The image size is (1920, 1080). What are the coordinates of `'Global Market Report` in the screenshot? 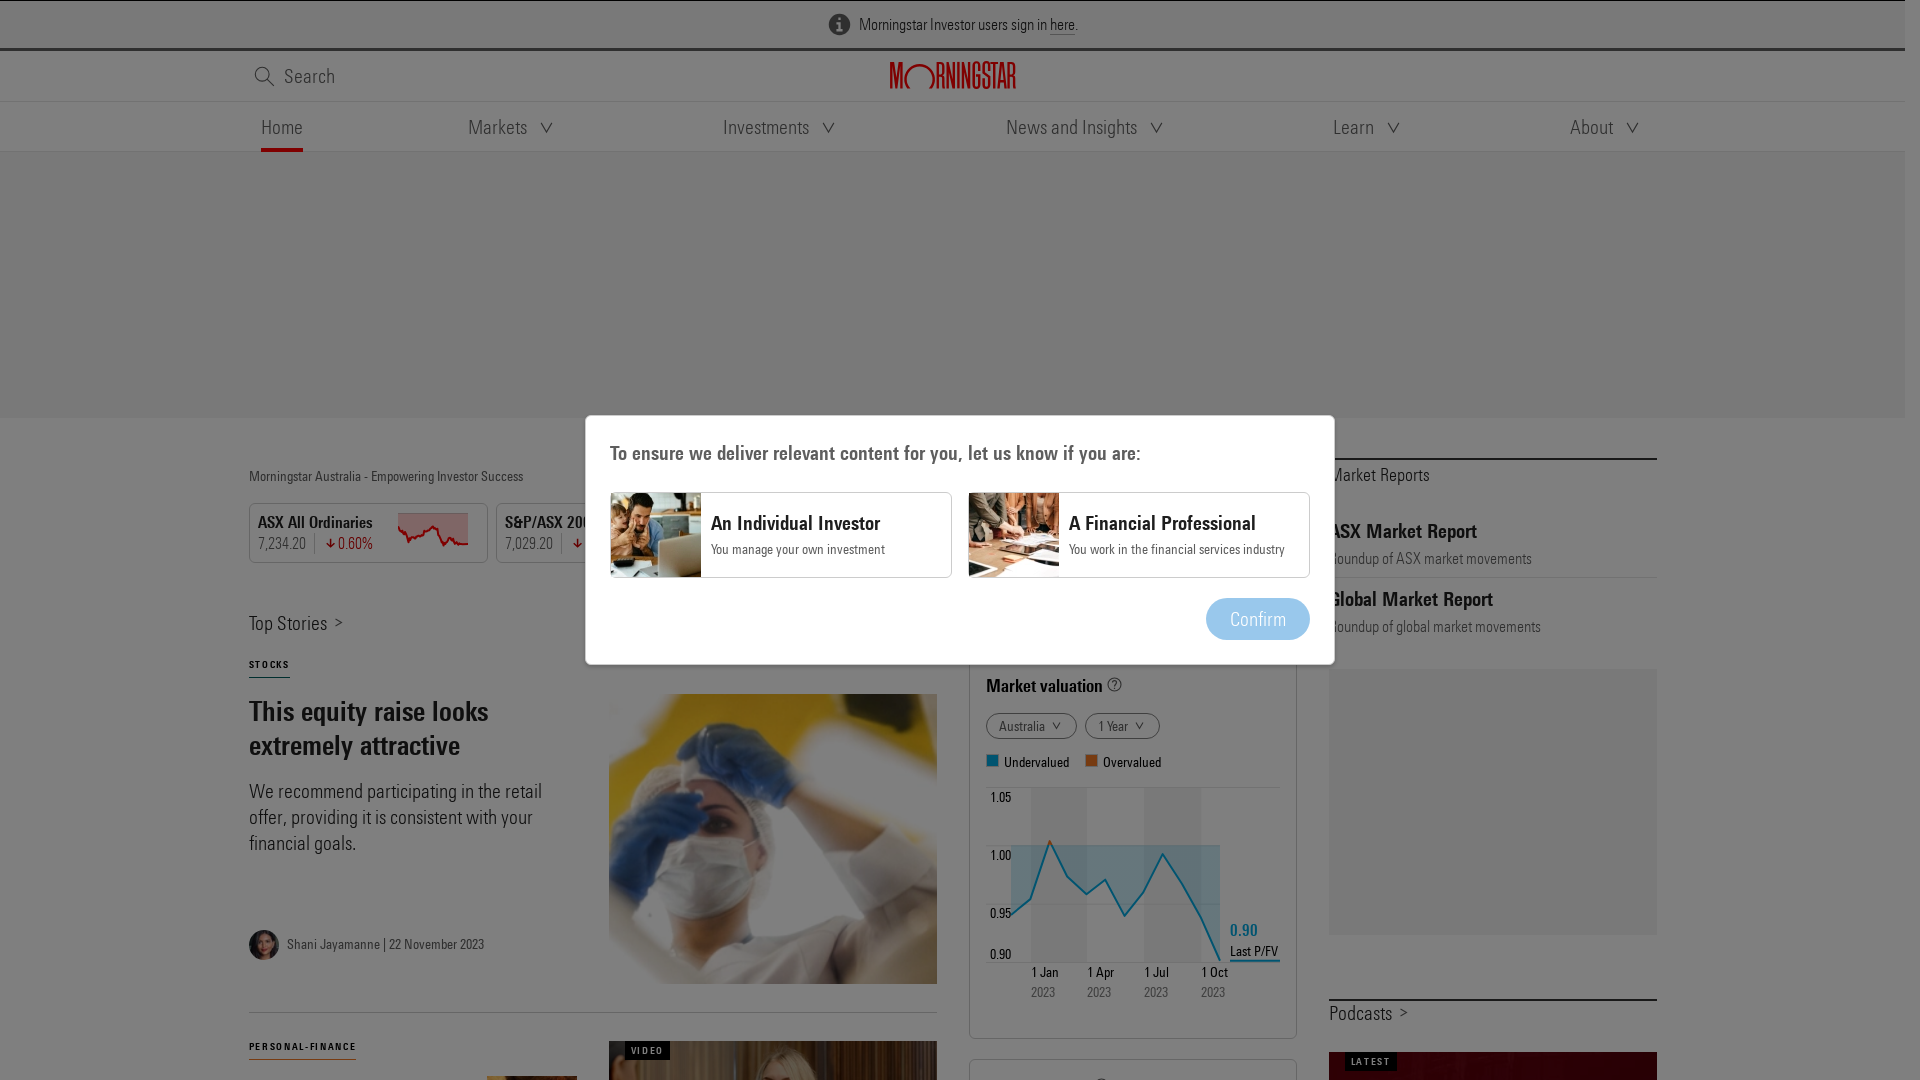 It's located at (1492, 610).